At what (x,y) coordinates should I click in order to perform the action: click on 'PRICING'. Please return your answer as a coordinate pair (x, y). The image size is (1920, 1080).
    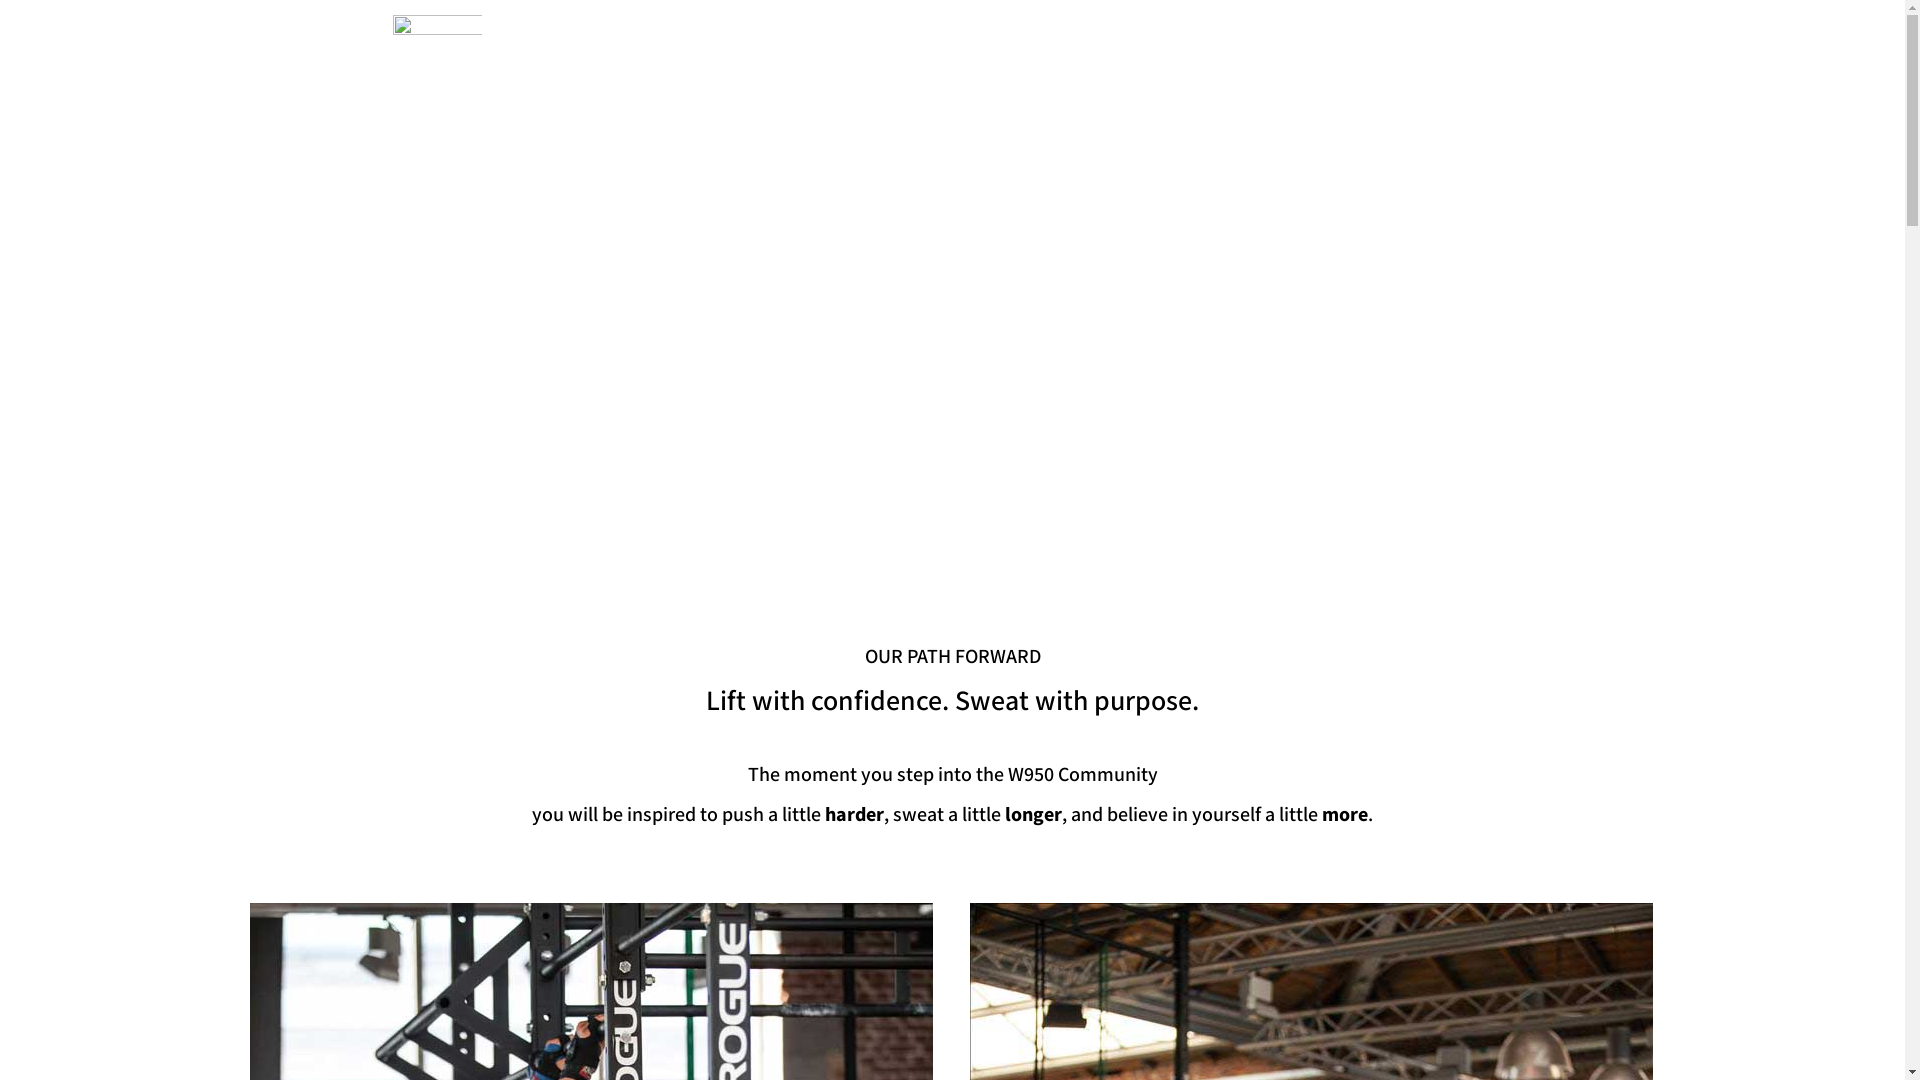
    Looking at the image, I should click on (1221, 38).